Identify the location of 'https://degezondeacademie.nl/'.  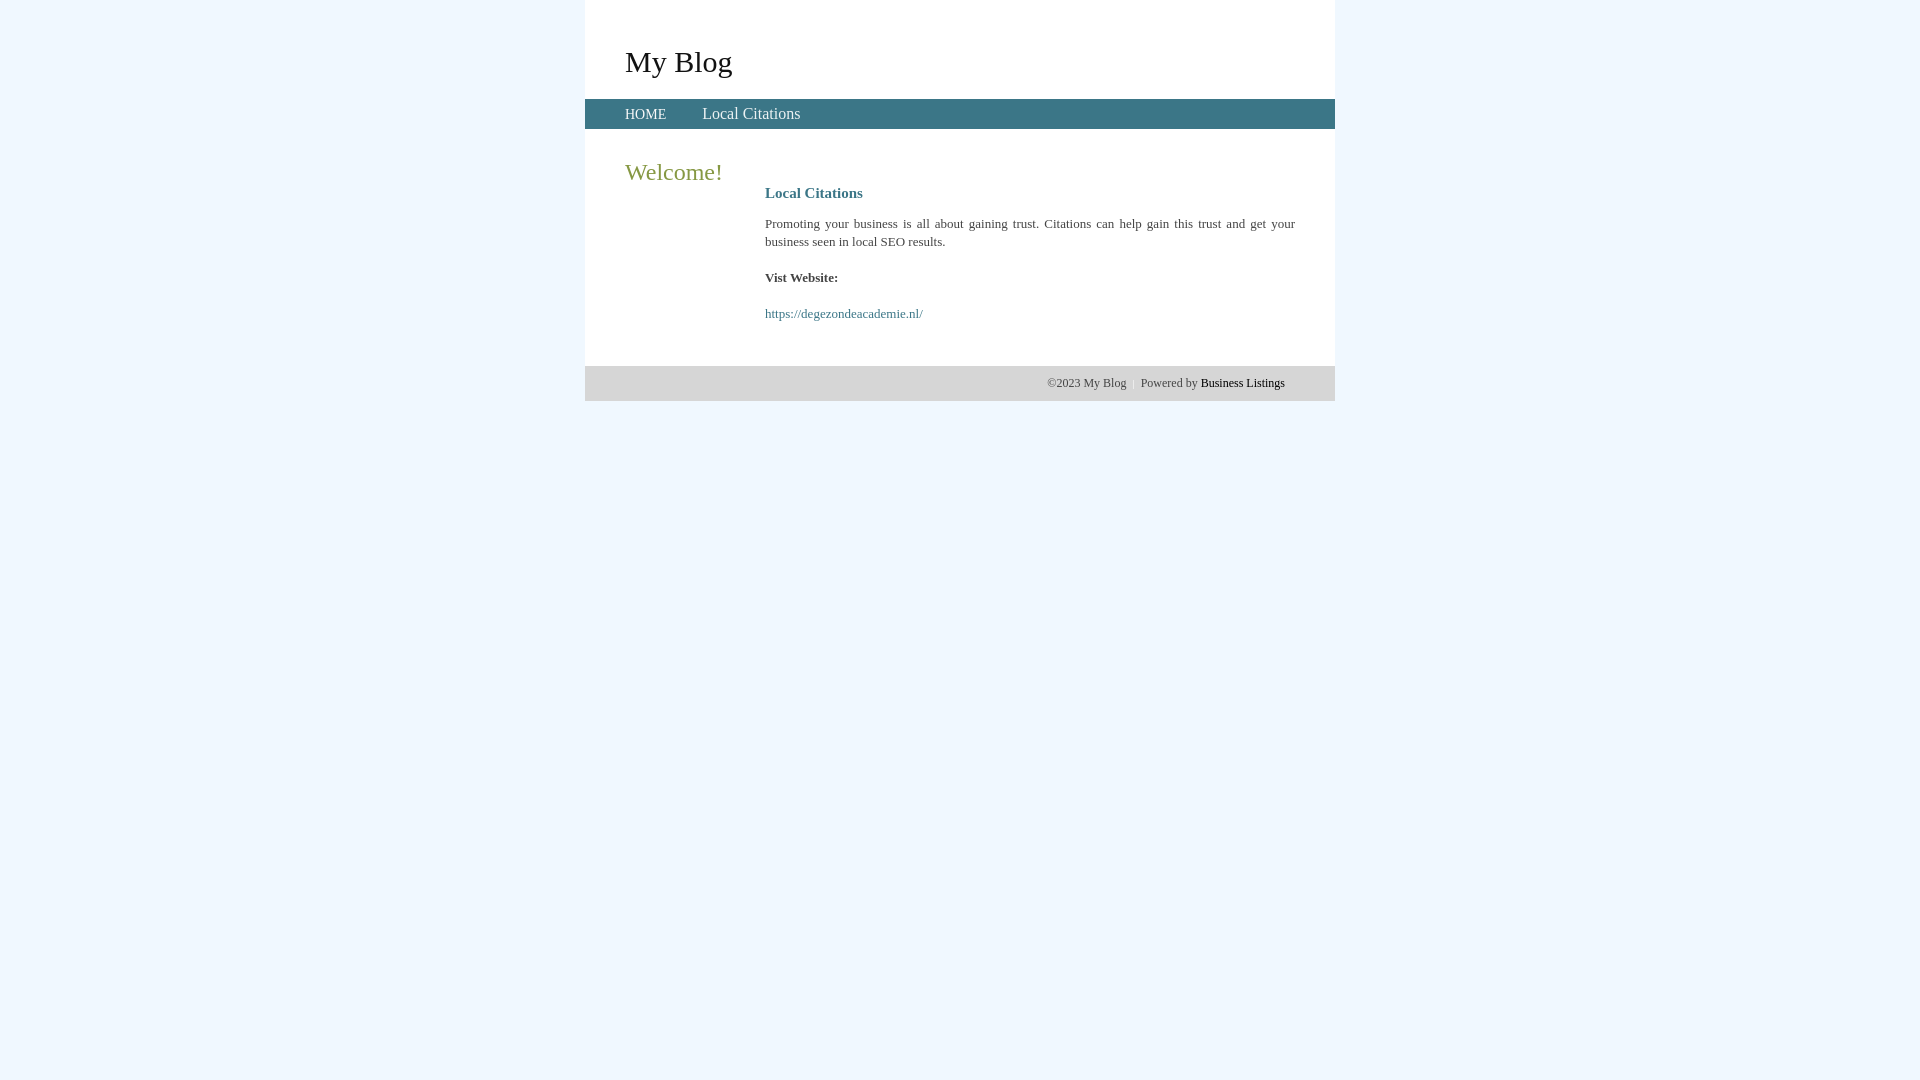
(844, 313).